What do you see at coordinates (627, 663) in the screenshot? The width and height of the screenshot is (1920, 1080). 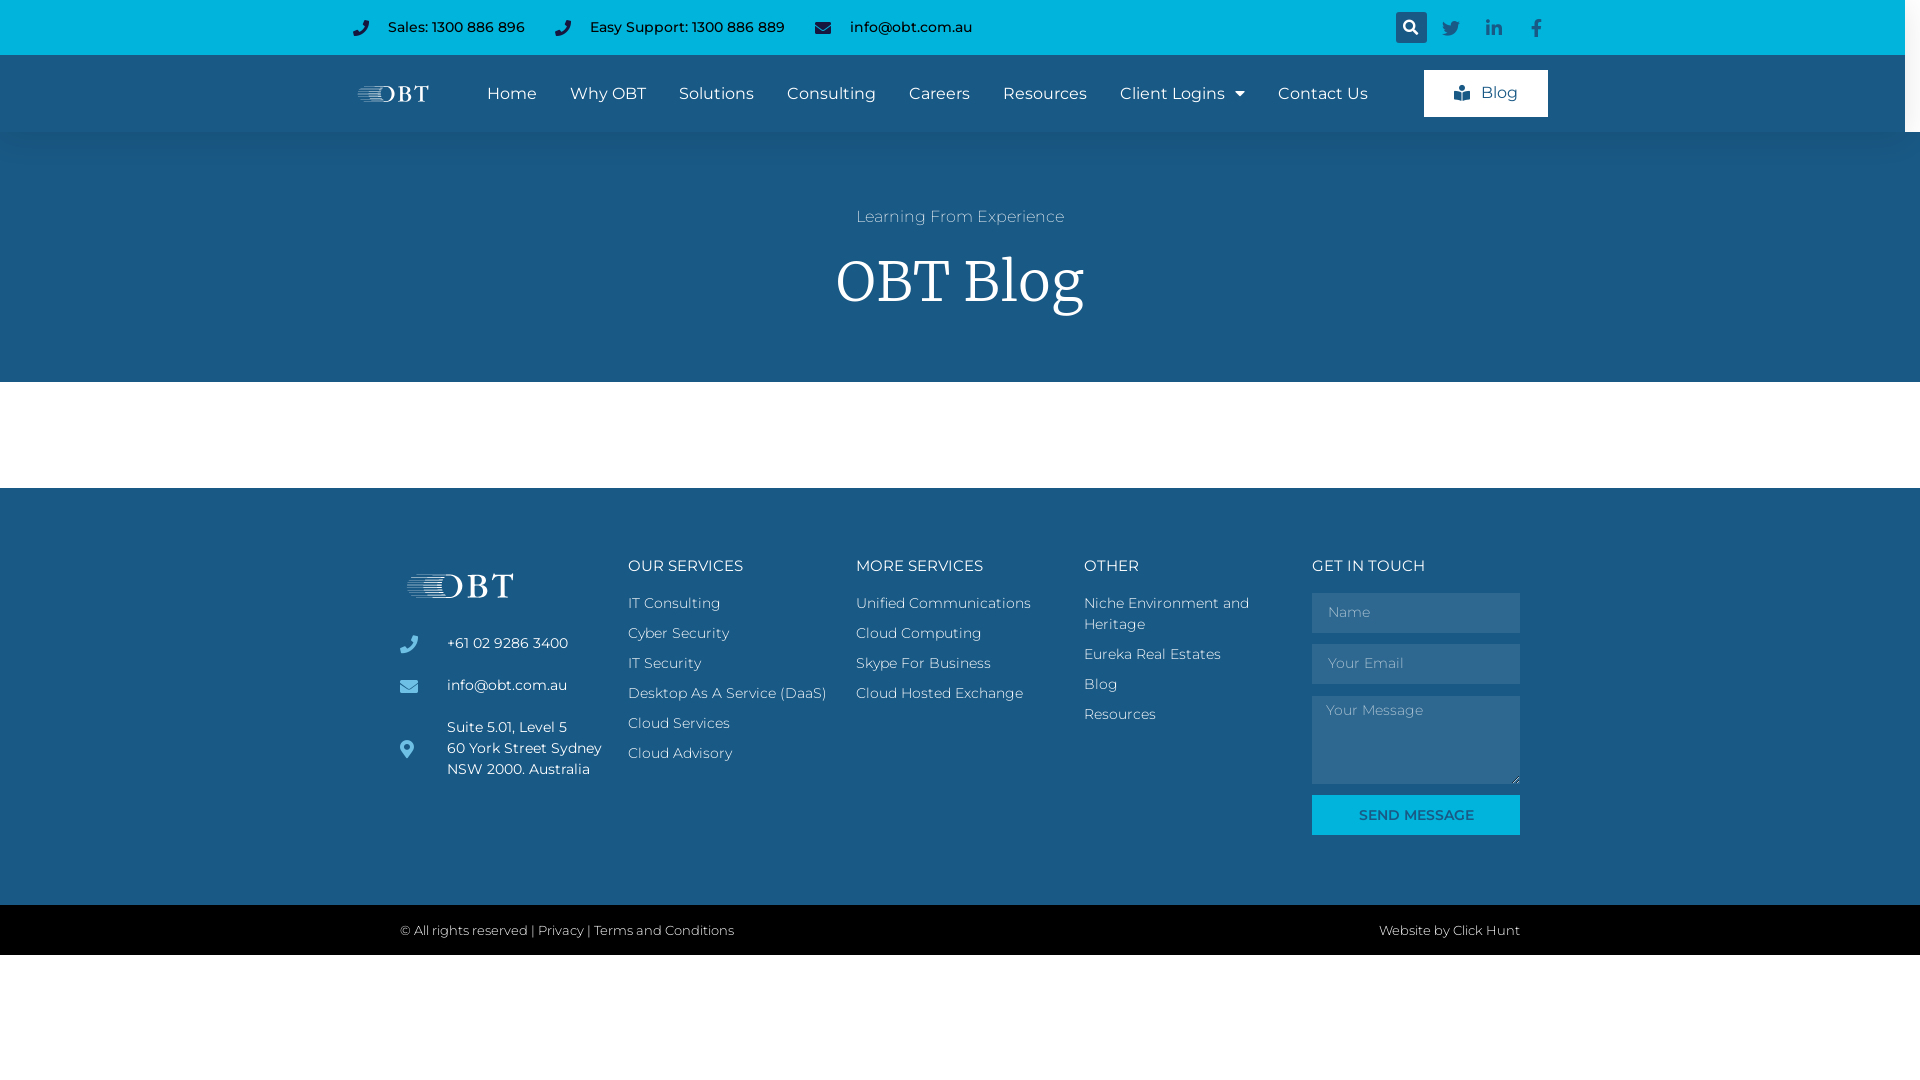 I see `'IT Security'` at bounding box center [627, 663].